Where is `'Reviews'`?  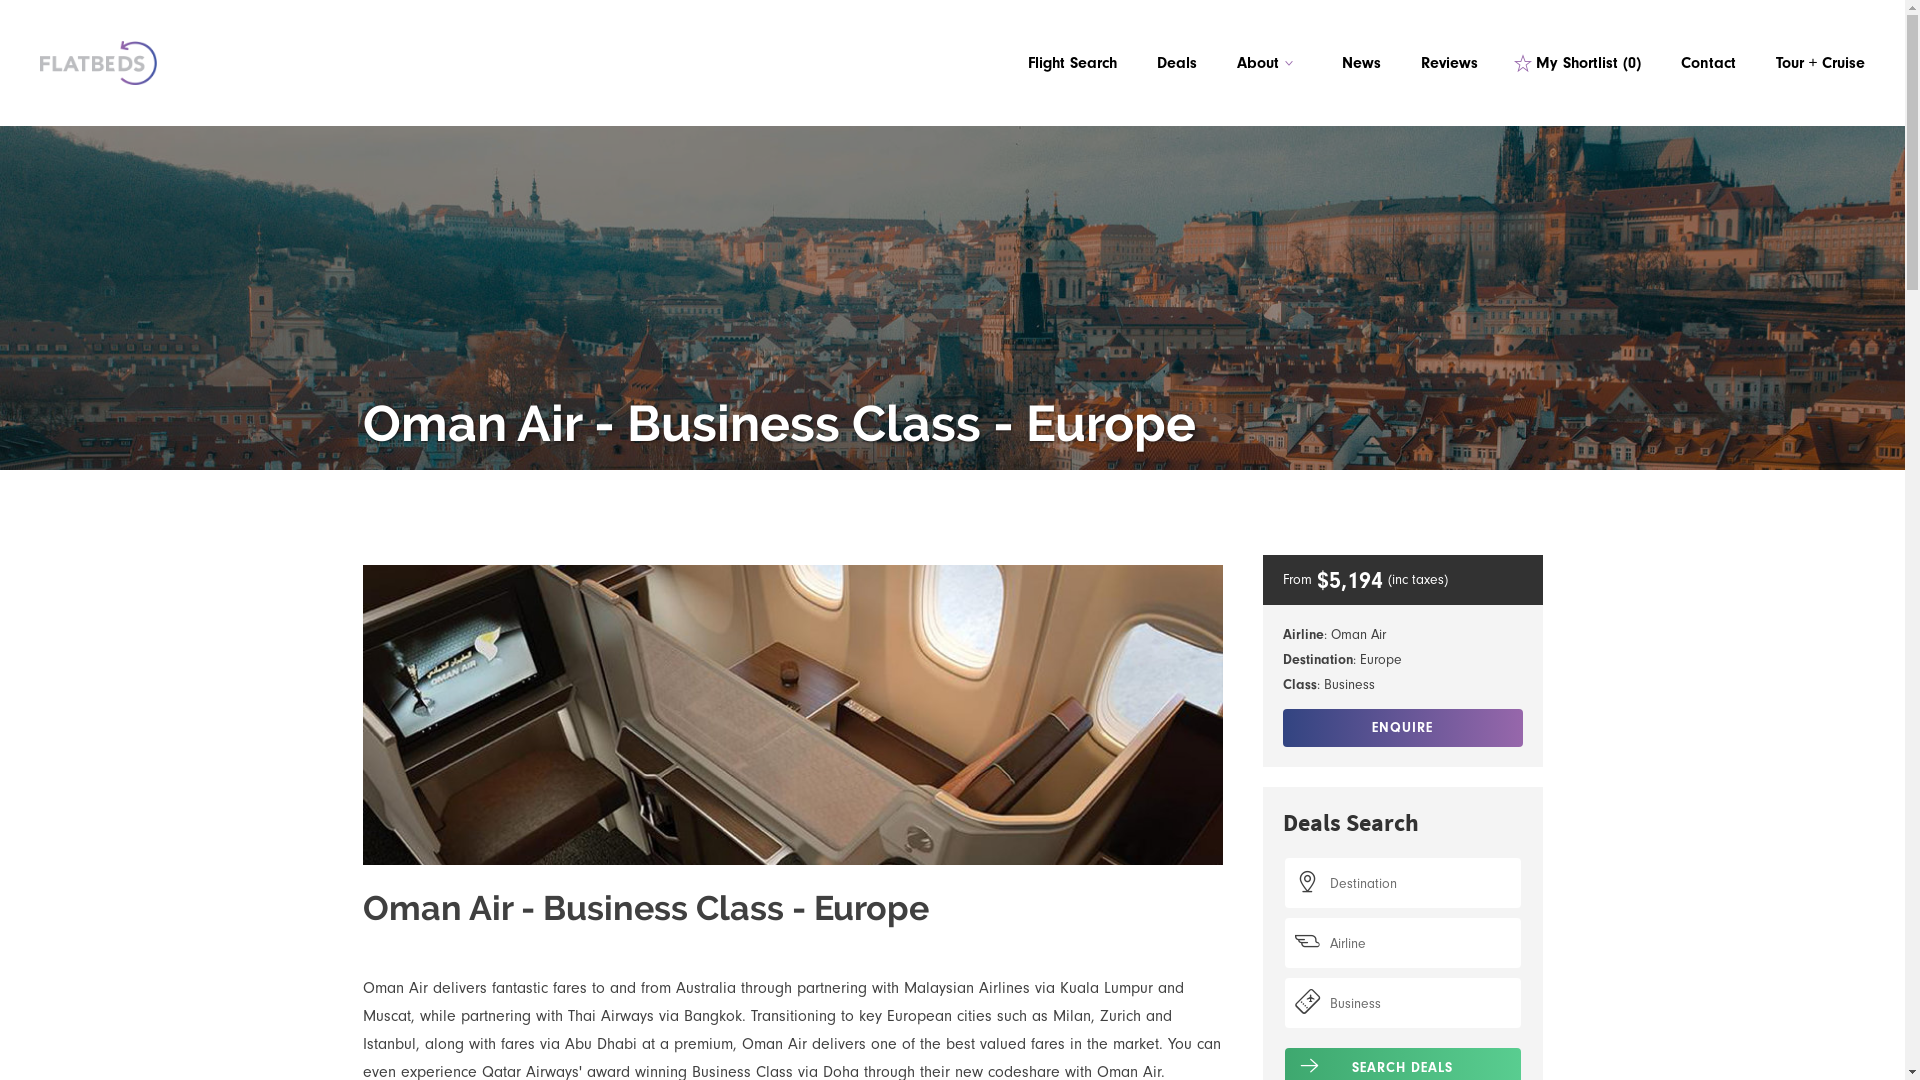 'Reviews' is located at coordinates (1449, 61).